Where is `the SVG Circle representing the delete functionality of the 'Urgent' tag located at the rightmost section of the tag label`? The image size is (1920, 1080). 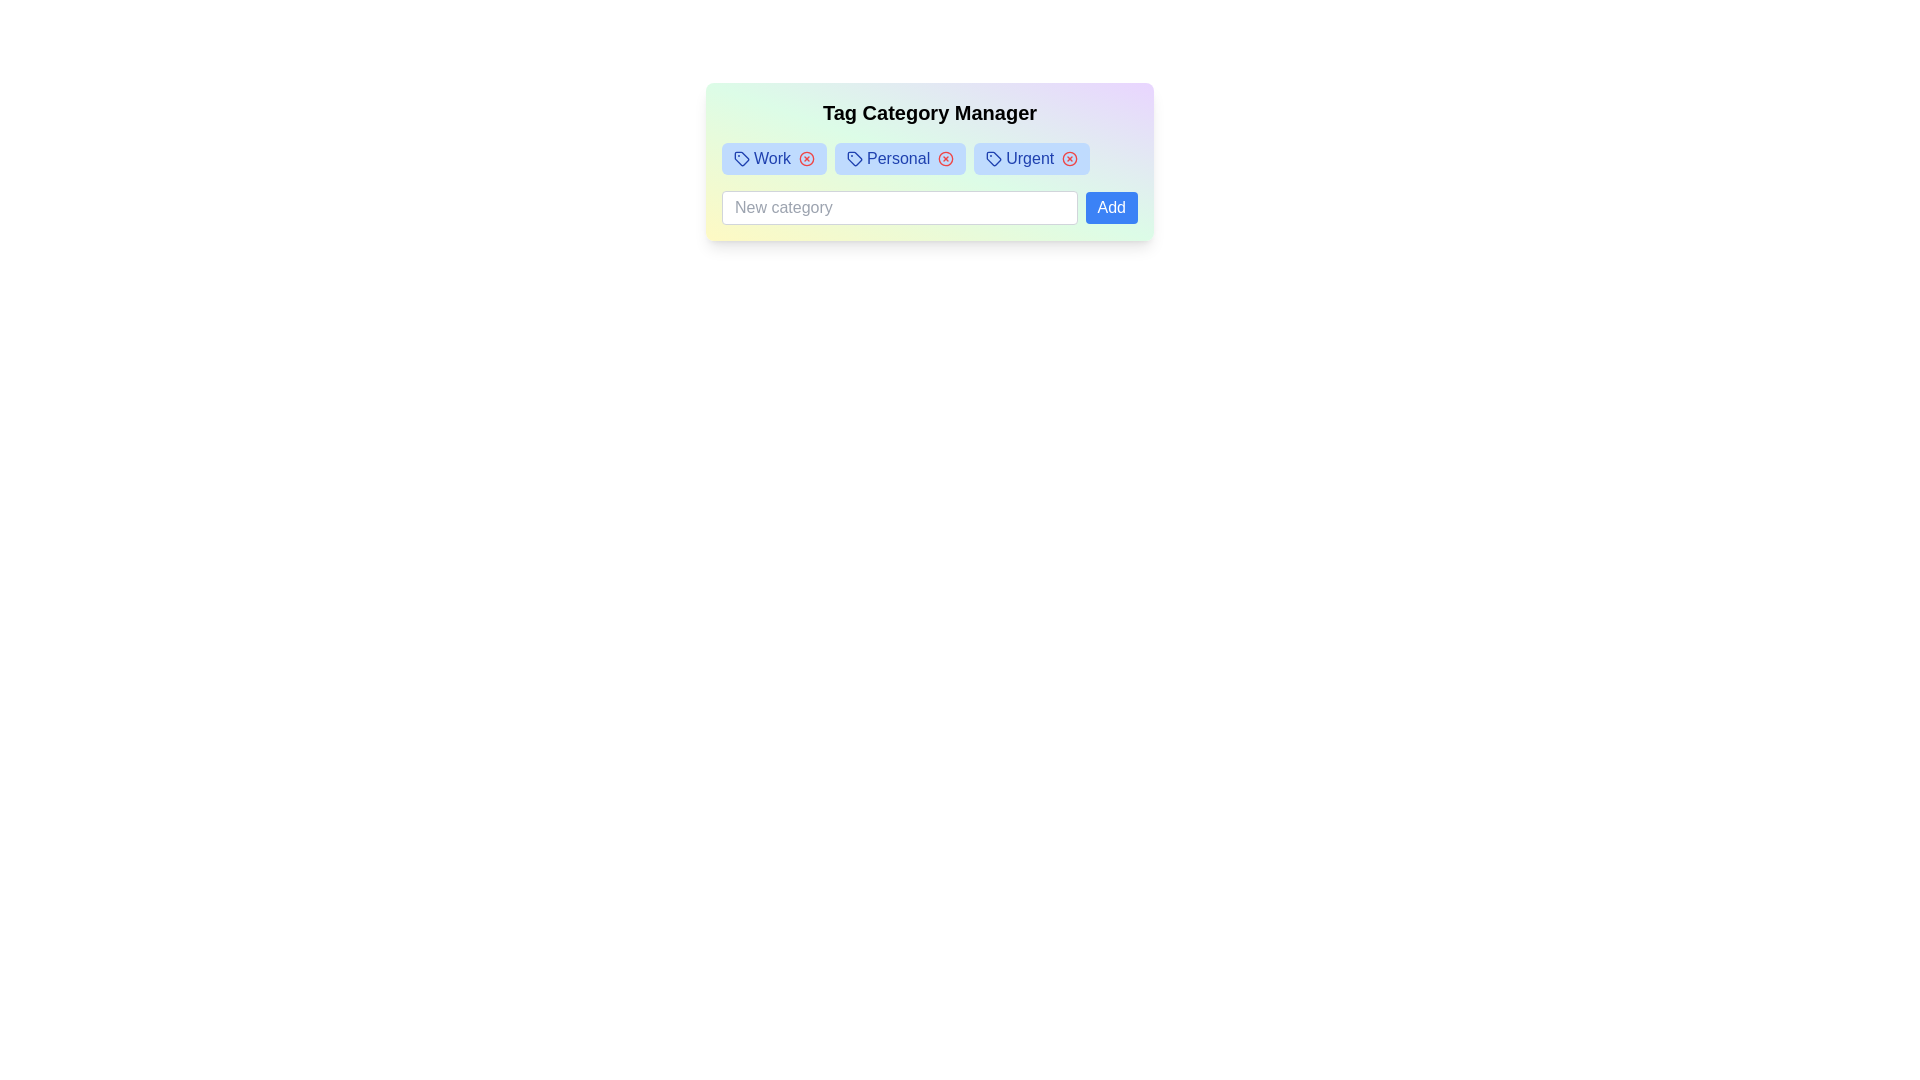
the SVG Circle representing the delete functionality of the 'Urgent' tag located at the rightmost section of the tag label is located at coordinates (1069, 157).